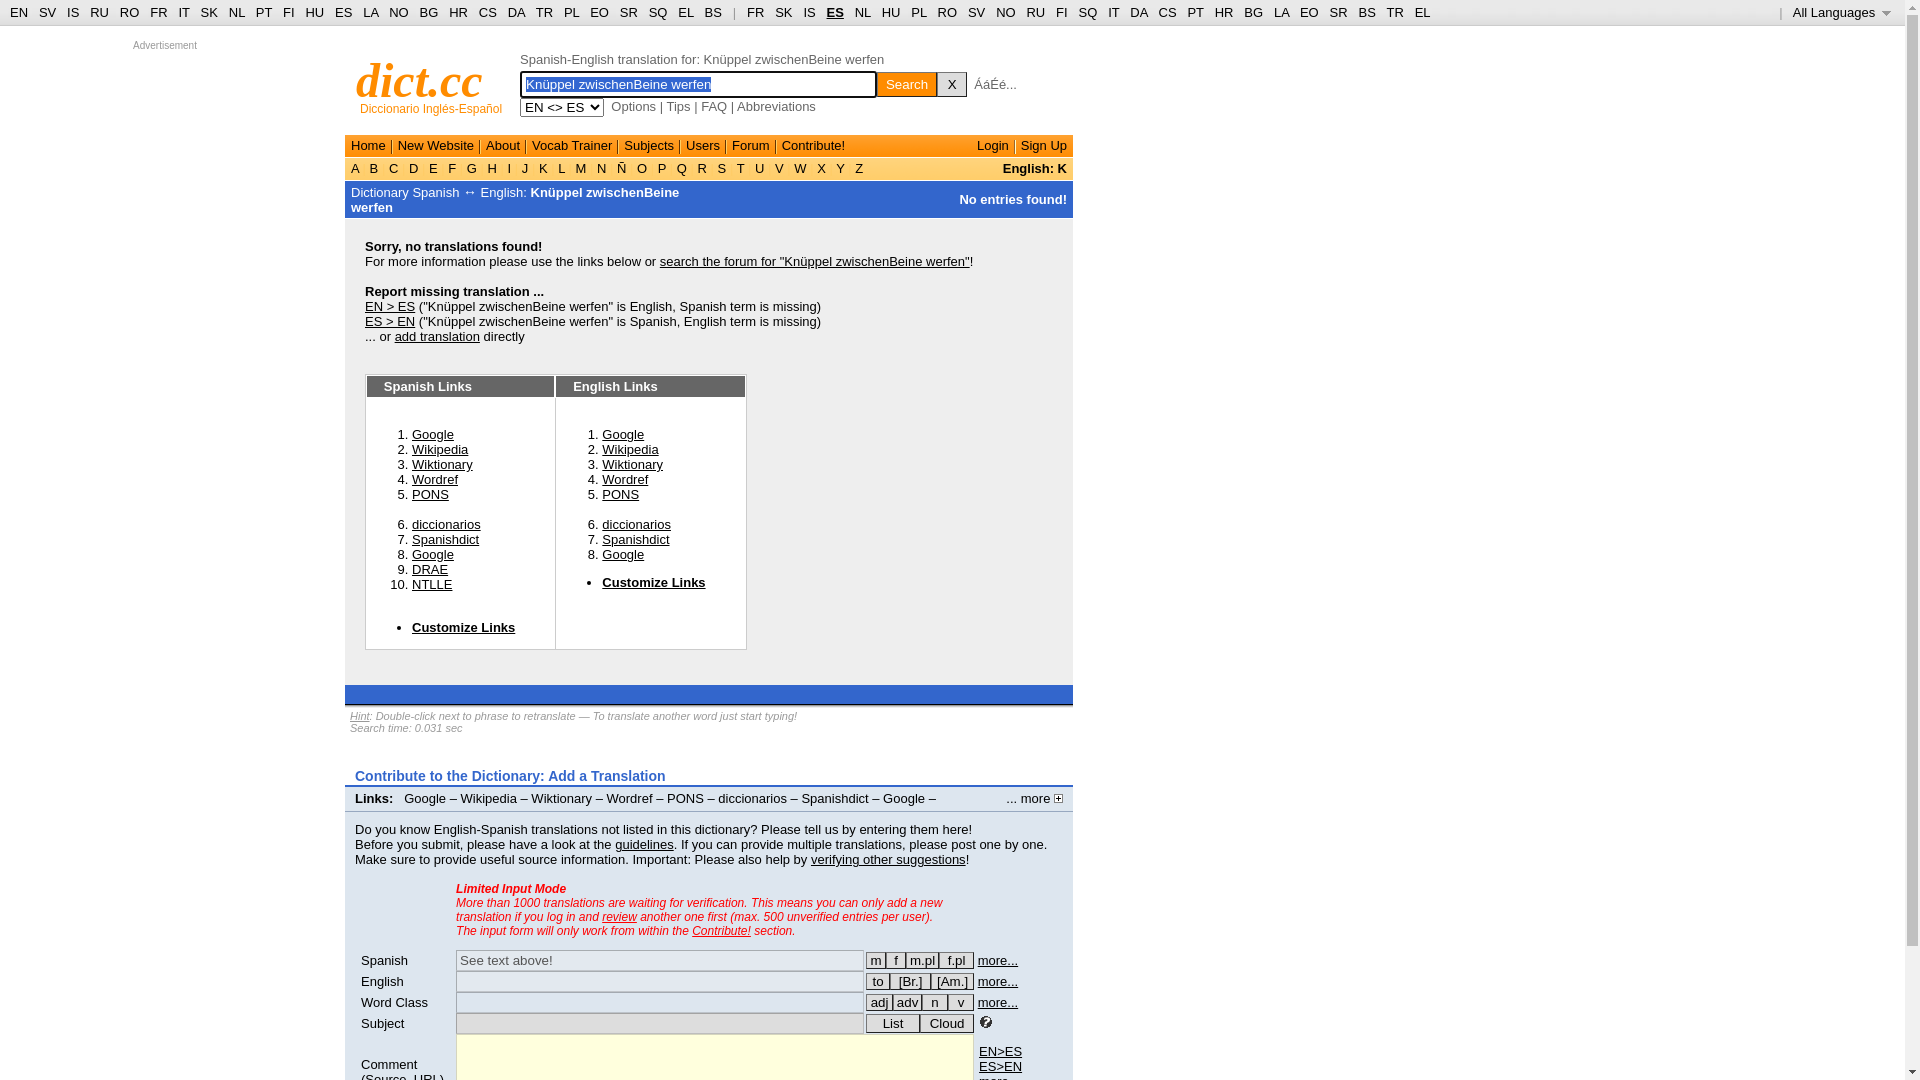 The width and height of the screenshot is (1920, 1080). I want to click on 'EN > ES', so click(389, 306).